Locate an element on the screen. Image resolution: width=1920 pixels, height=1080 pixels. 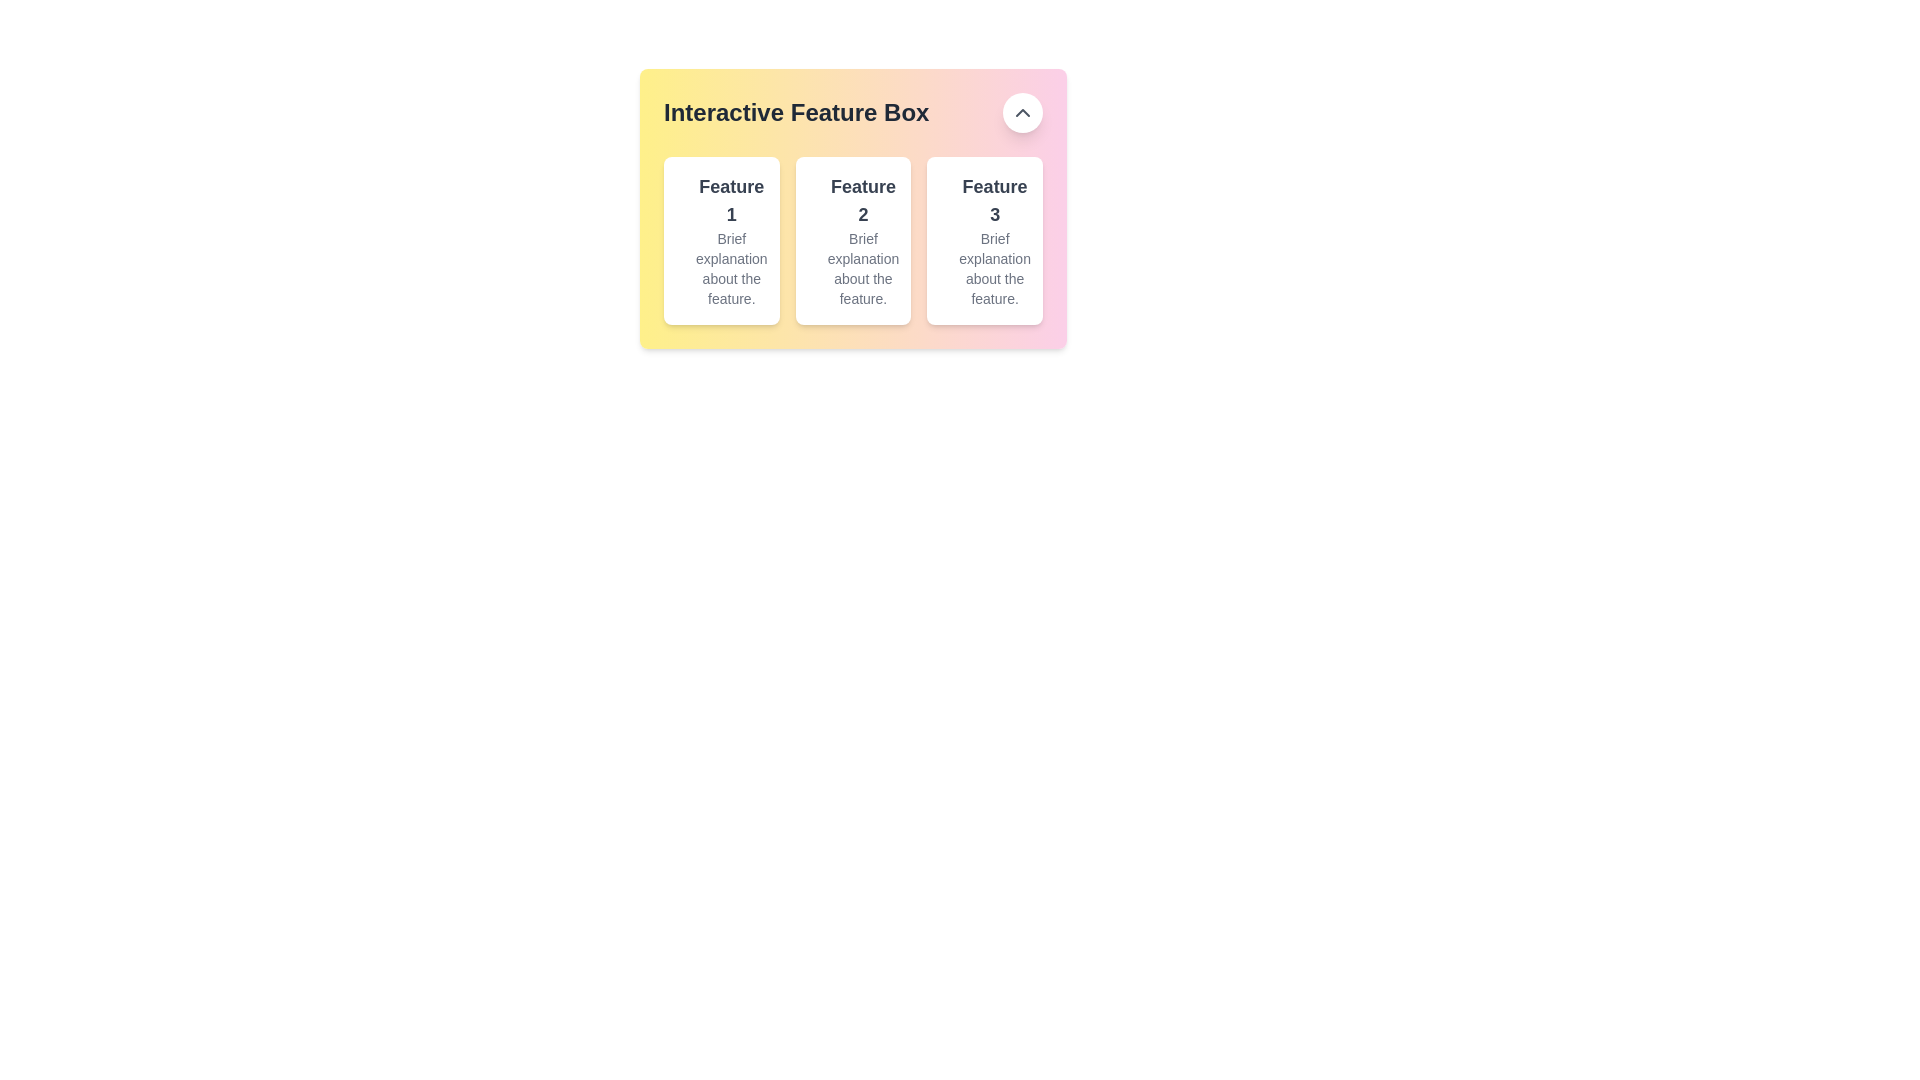
the small circle vector graphic element contained within the 'Feature 1' card in the 'Interactive Feature Box' layout is located at coordinates (691, 231).